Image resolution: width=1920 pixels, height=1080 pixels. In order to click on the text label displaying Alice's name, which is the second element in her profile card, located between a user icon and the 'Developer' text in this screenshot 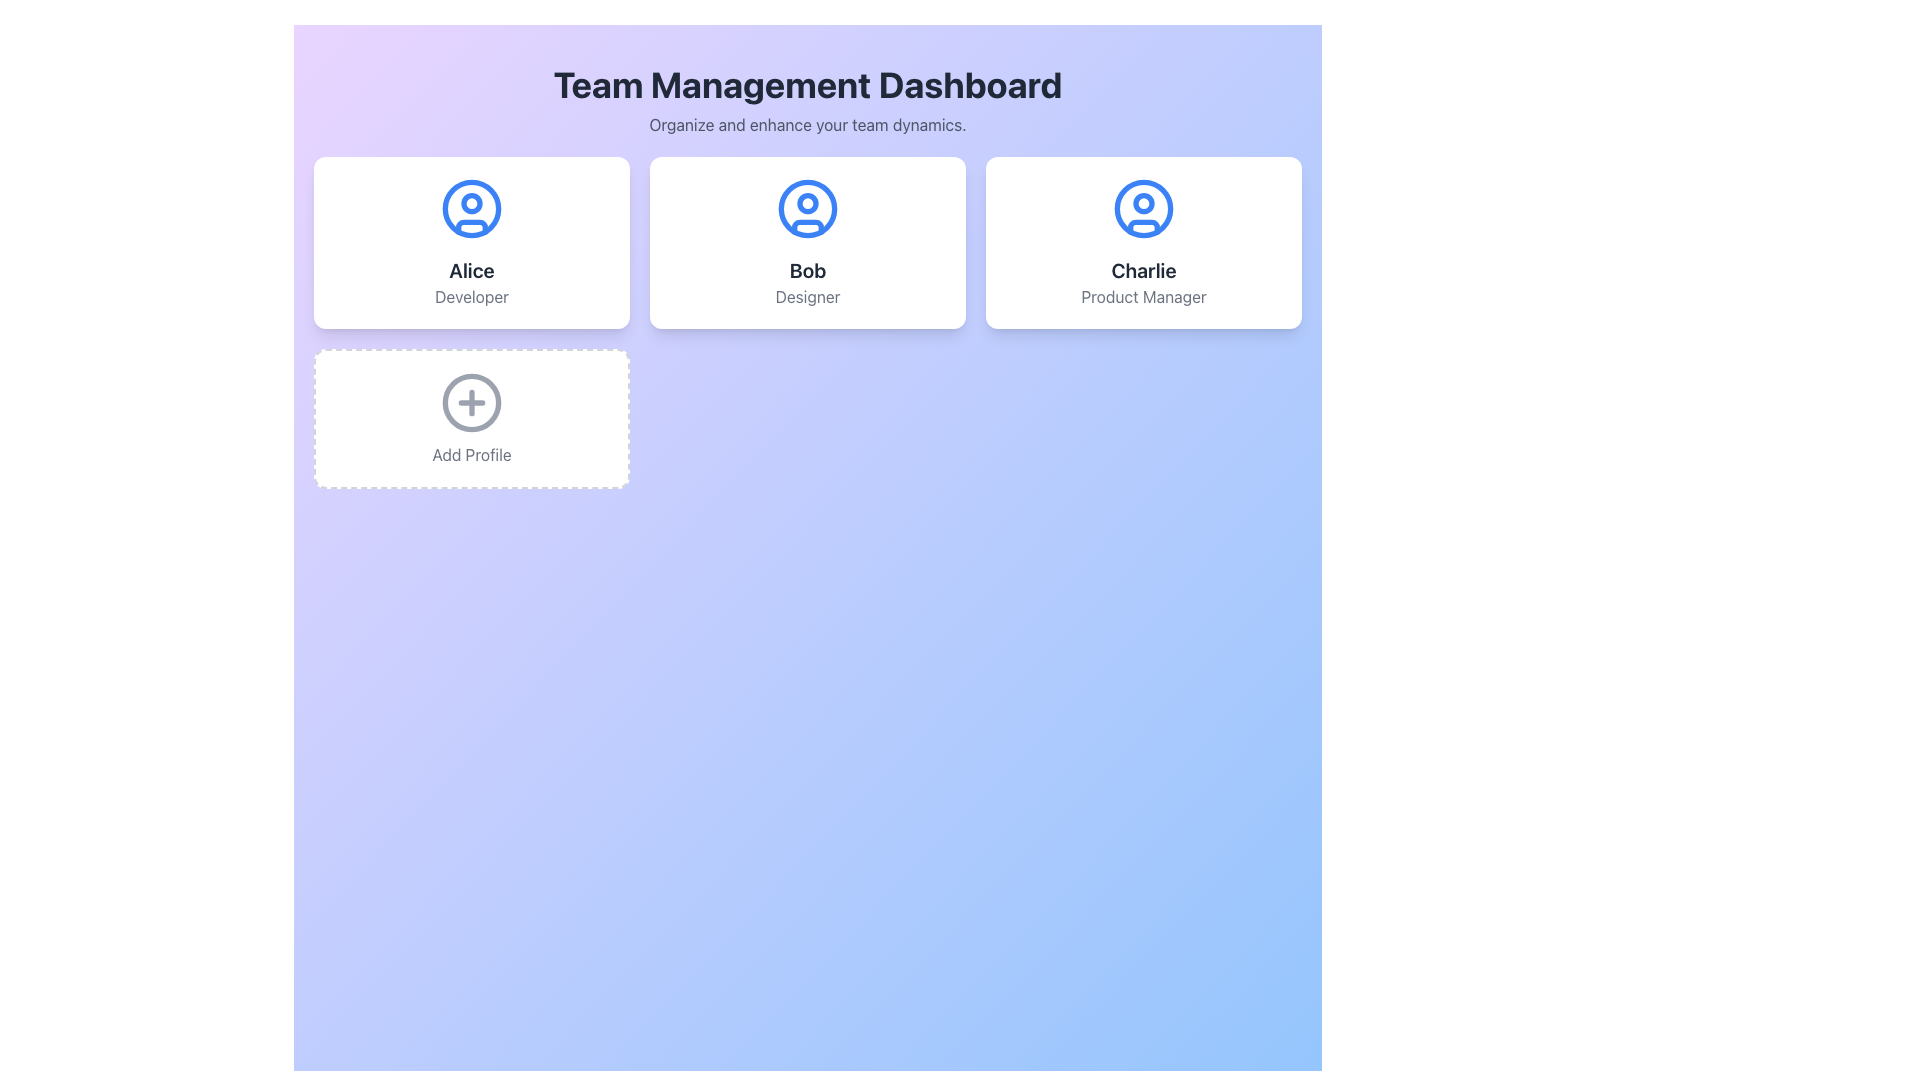, I will do `click(470, 270)`.